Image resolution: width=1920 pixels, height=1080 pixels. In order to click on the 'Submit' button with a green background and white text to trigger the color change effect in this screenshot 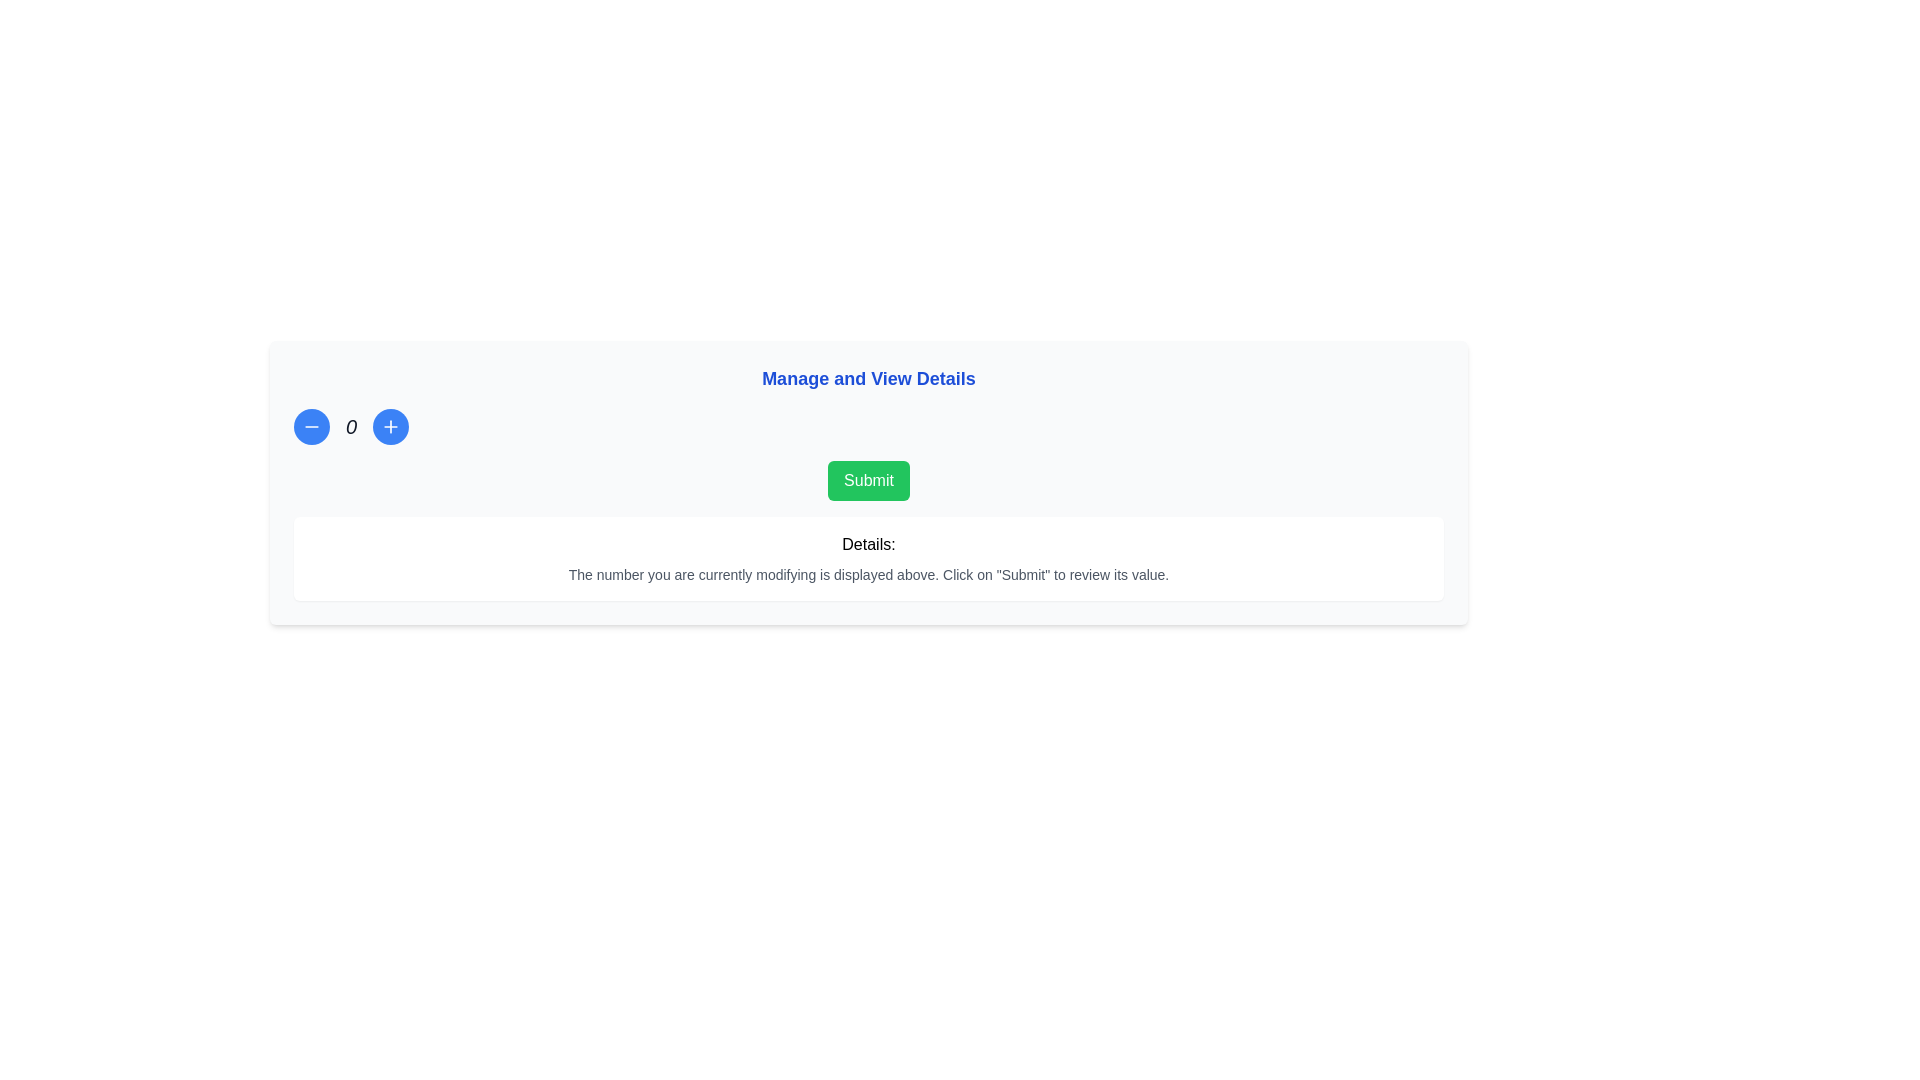, I will do `click(868, 481)`.